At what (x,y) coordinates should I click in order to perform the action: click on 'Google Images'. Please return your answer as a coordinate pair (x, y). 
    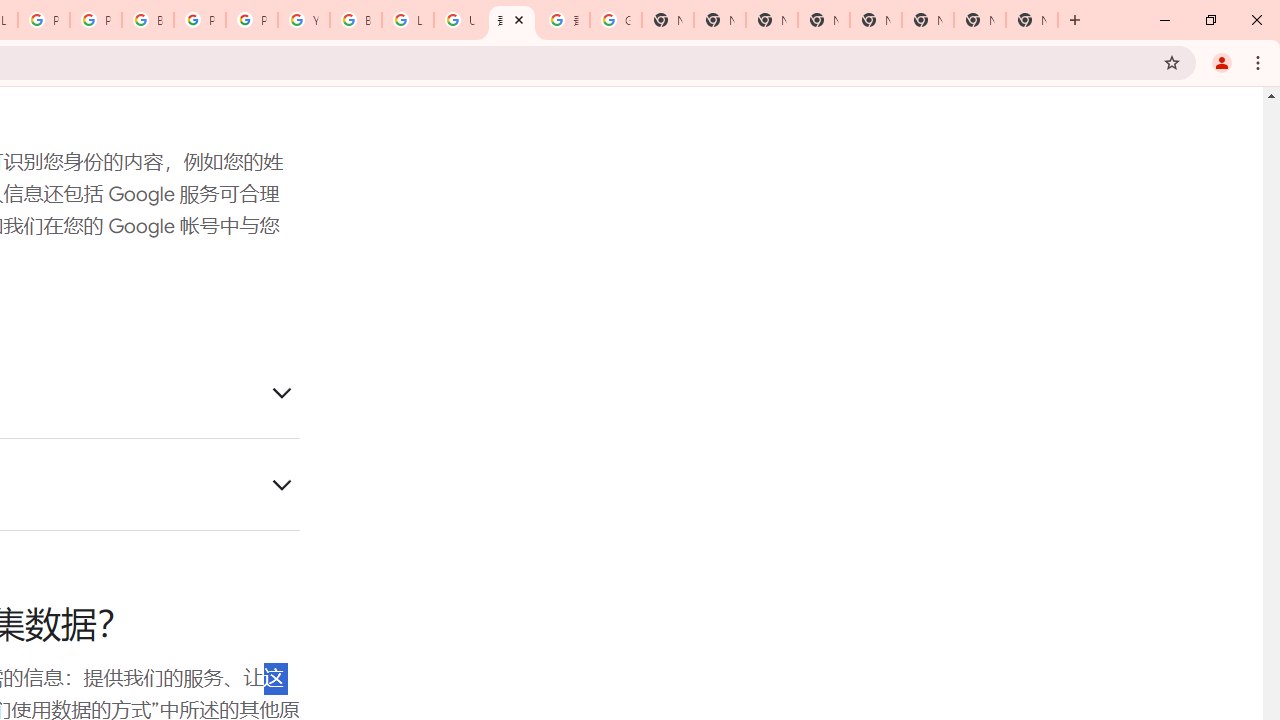
    Looking at the image, I should click on (615, 20).